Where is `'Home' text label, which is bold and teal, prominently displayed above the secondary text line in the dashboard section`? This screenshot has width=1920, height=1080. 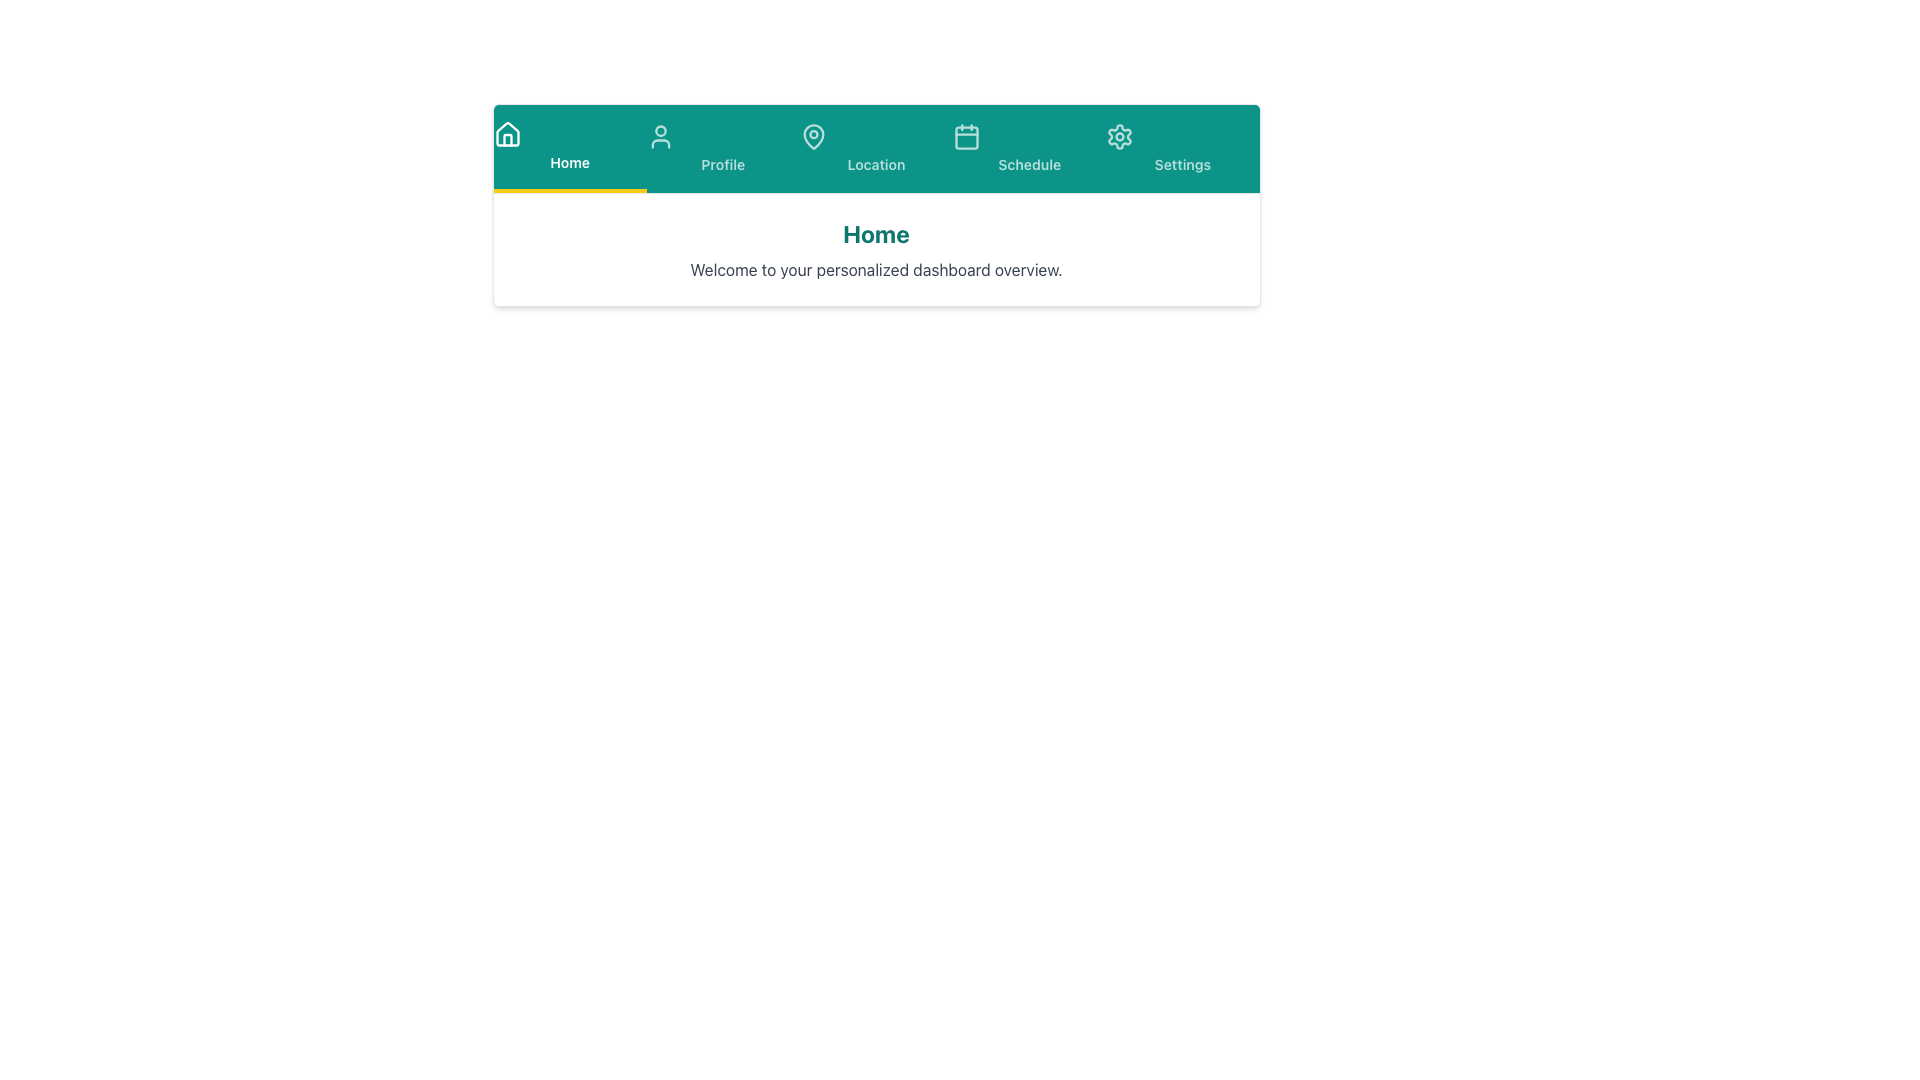 'Home' text label, which is bold and teal, prominently displayed above the secondary text line in the dashboard section is located at coordinates (876, 233).